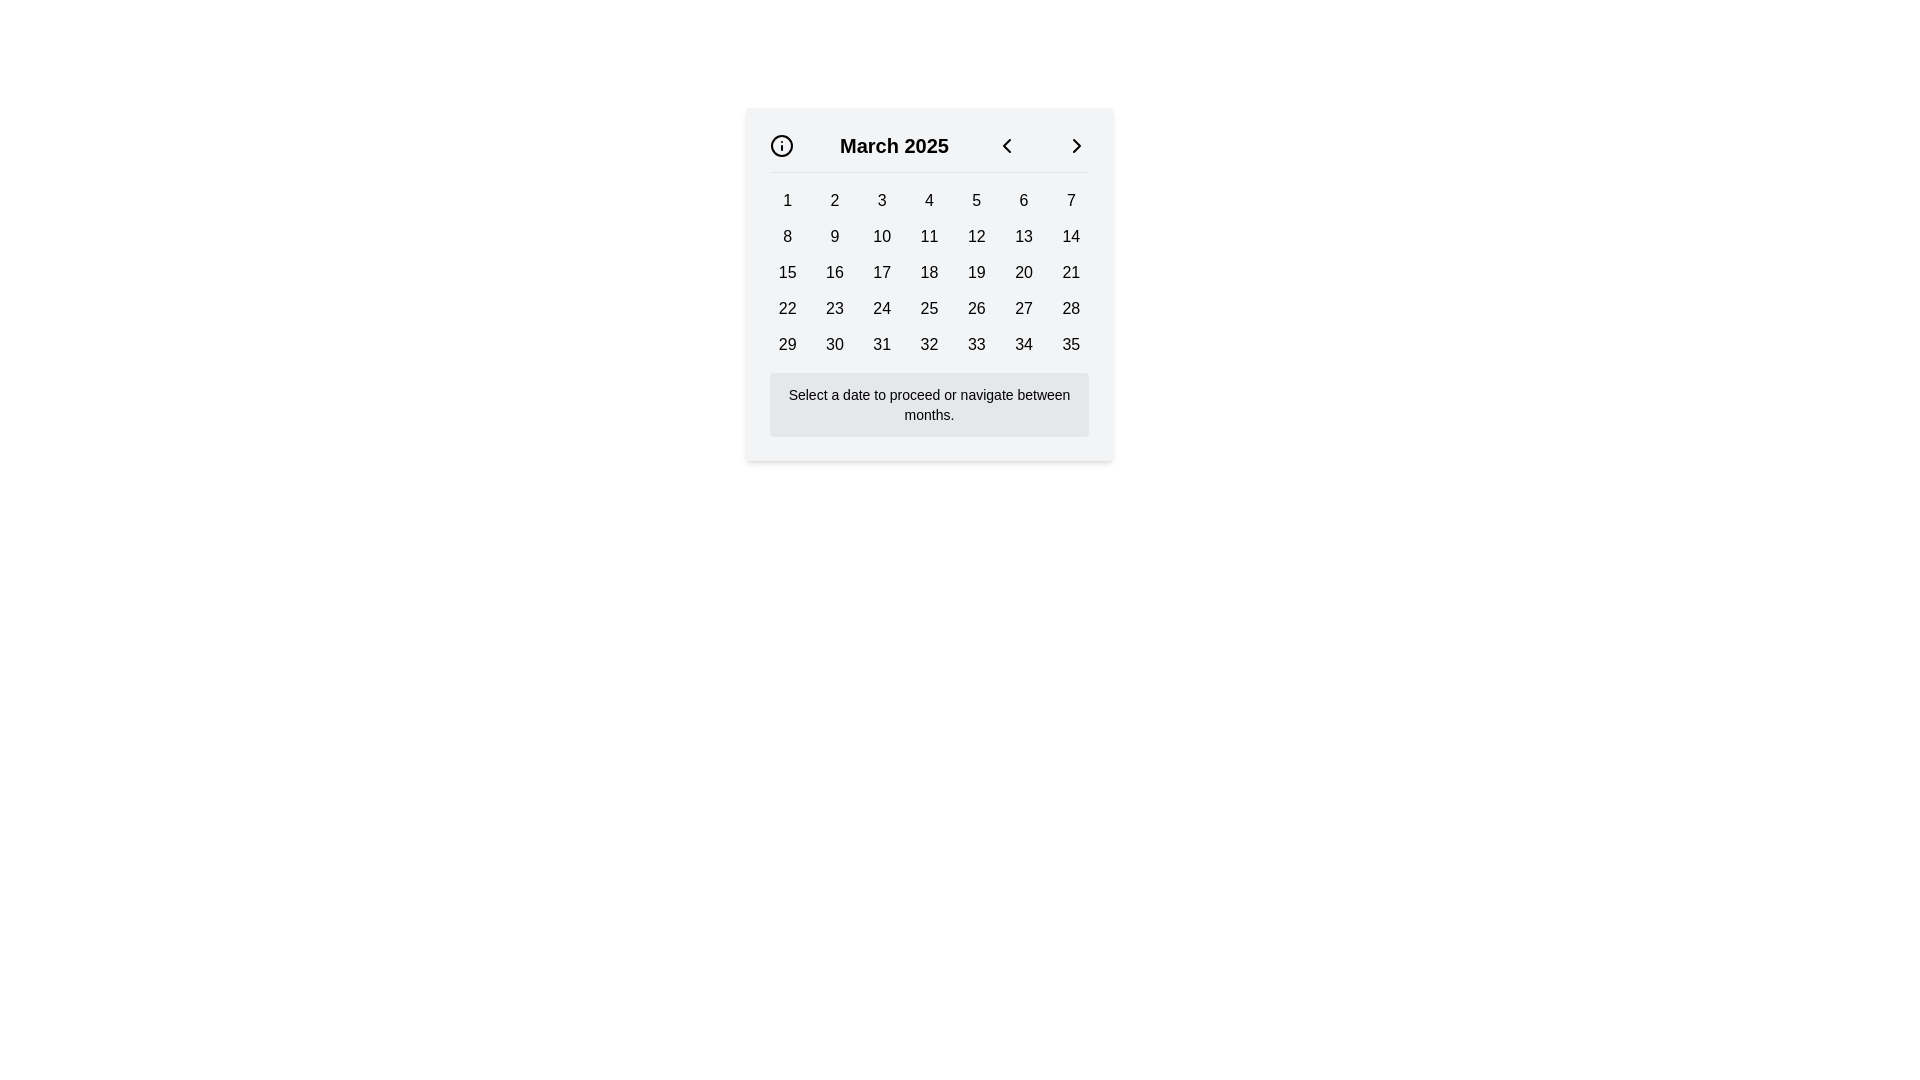 This screenshot has width=1920, height=1080. What do you see at coordinates (1024, 200) in the screenshot?
I see `the rectangular button labeled '6' located in the first row of the grid layout, positioned between the buttons labeled '5' and '7', below the header indicating 'March 2025'` at bounding box center [1024, 200].